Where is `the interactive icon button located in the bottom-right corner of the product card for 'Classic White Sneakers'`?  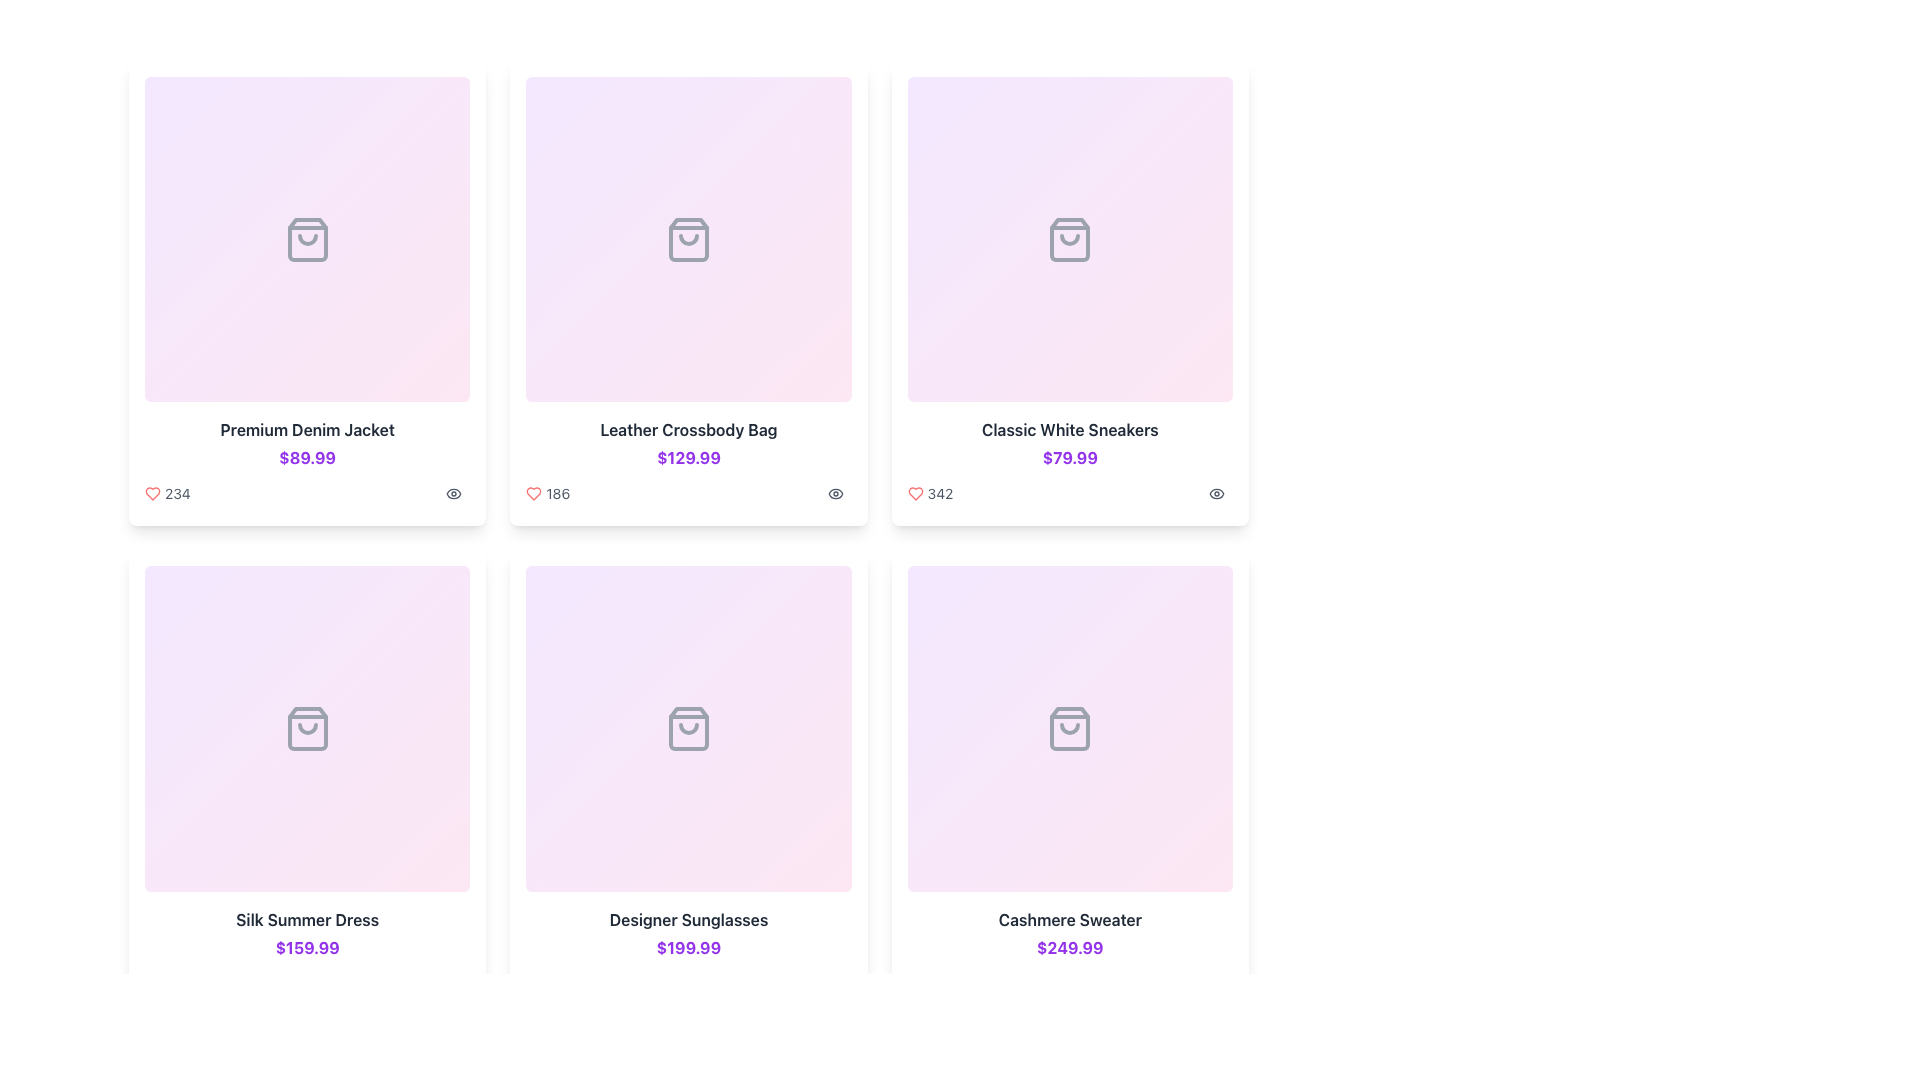 the interactive icon button located in the bottom-right corner of the product card for 'Classic White Sneakers' is located at coordinates (1216, 493).